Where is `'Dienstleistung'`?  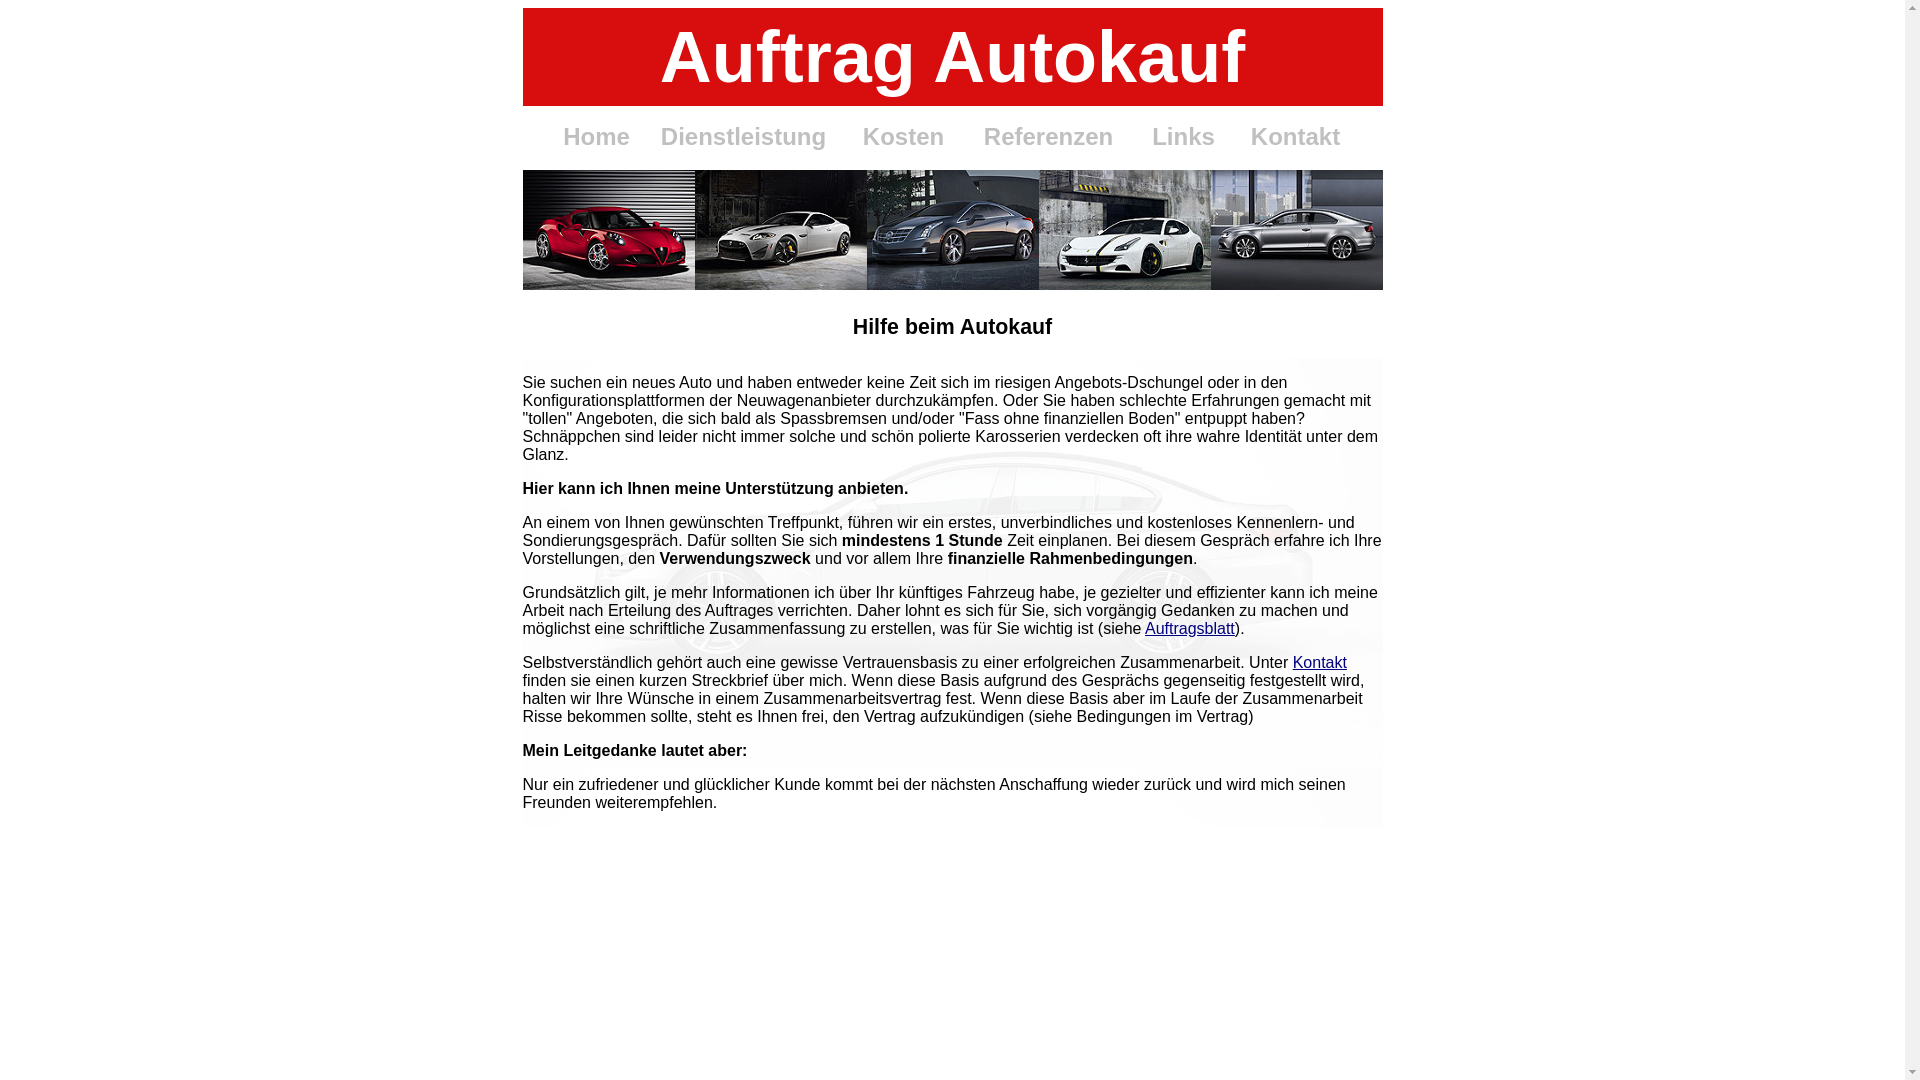 'Dienstleistung' is located at coordinates (742, 135).